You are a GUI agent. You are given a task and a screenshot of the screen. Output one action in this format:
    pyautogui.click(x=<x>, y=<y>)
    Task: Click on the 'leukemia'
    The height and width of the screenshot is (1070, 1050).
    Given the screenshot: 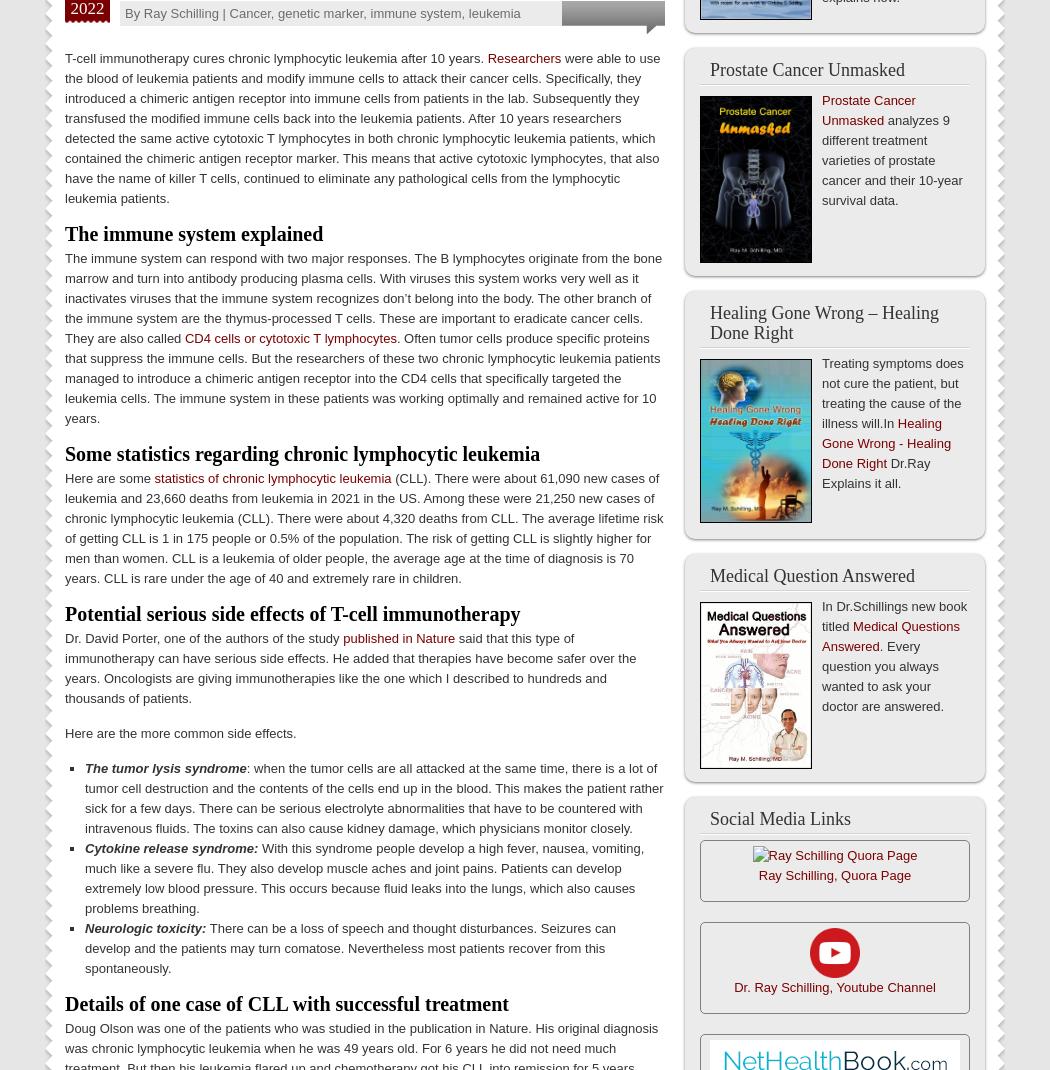 What is the action you would take?
    pyautogui.click(x=467, y=11)
    